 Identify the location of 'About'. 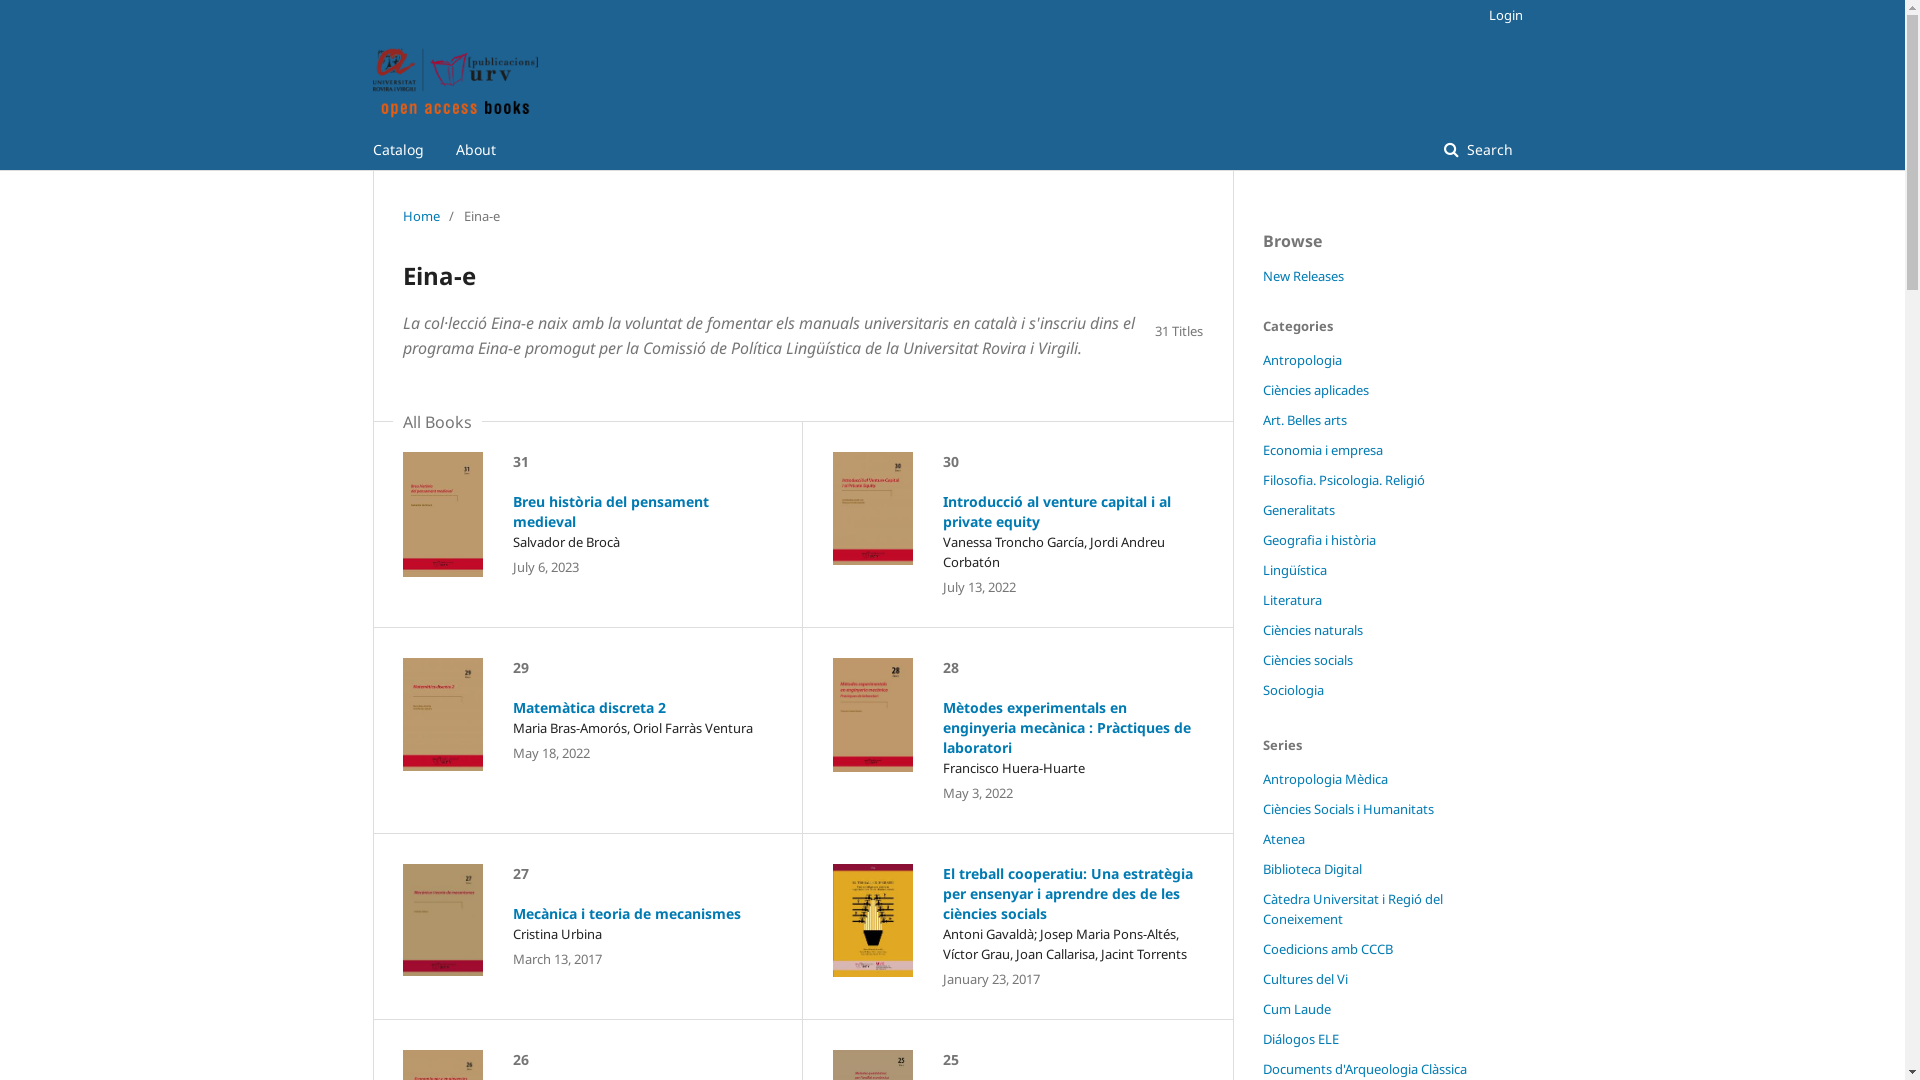
(474, 149).